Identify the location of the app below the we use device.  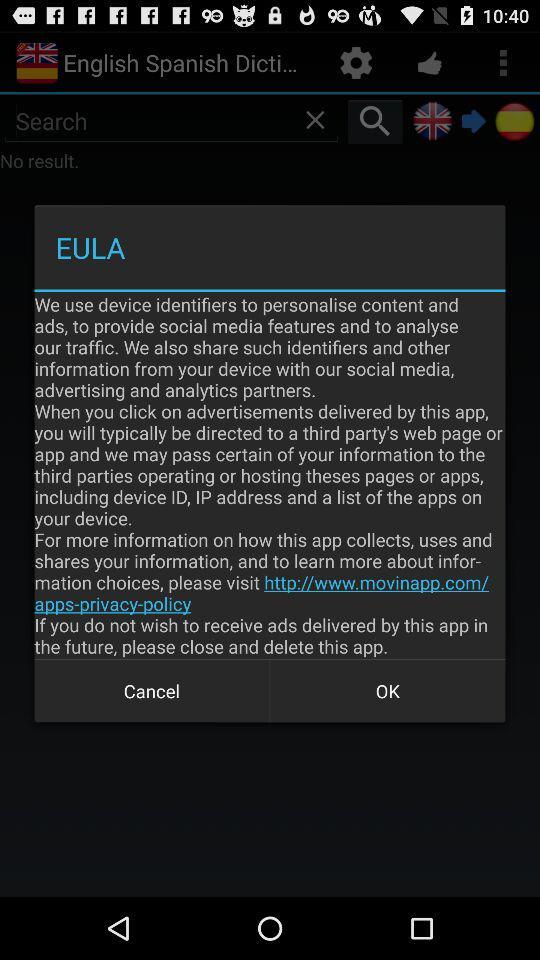
(151, 691).